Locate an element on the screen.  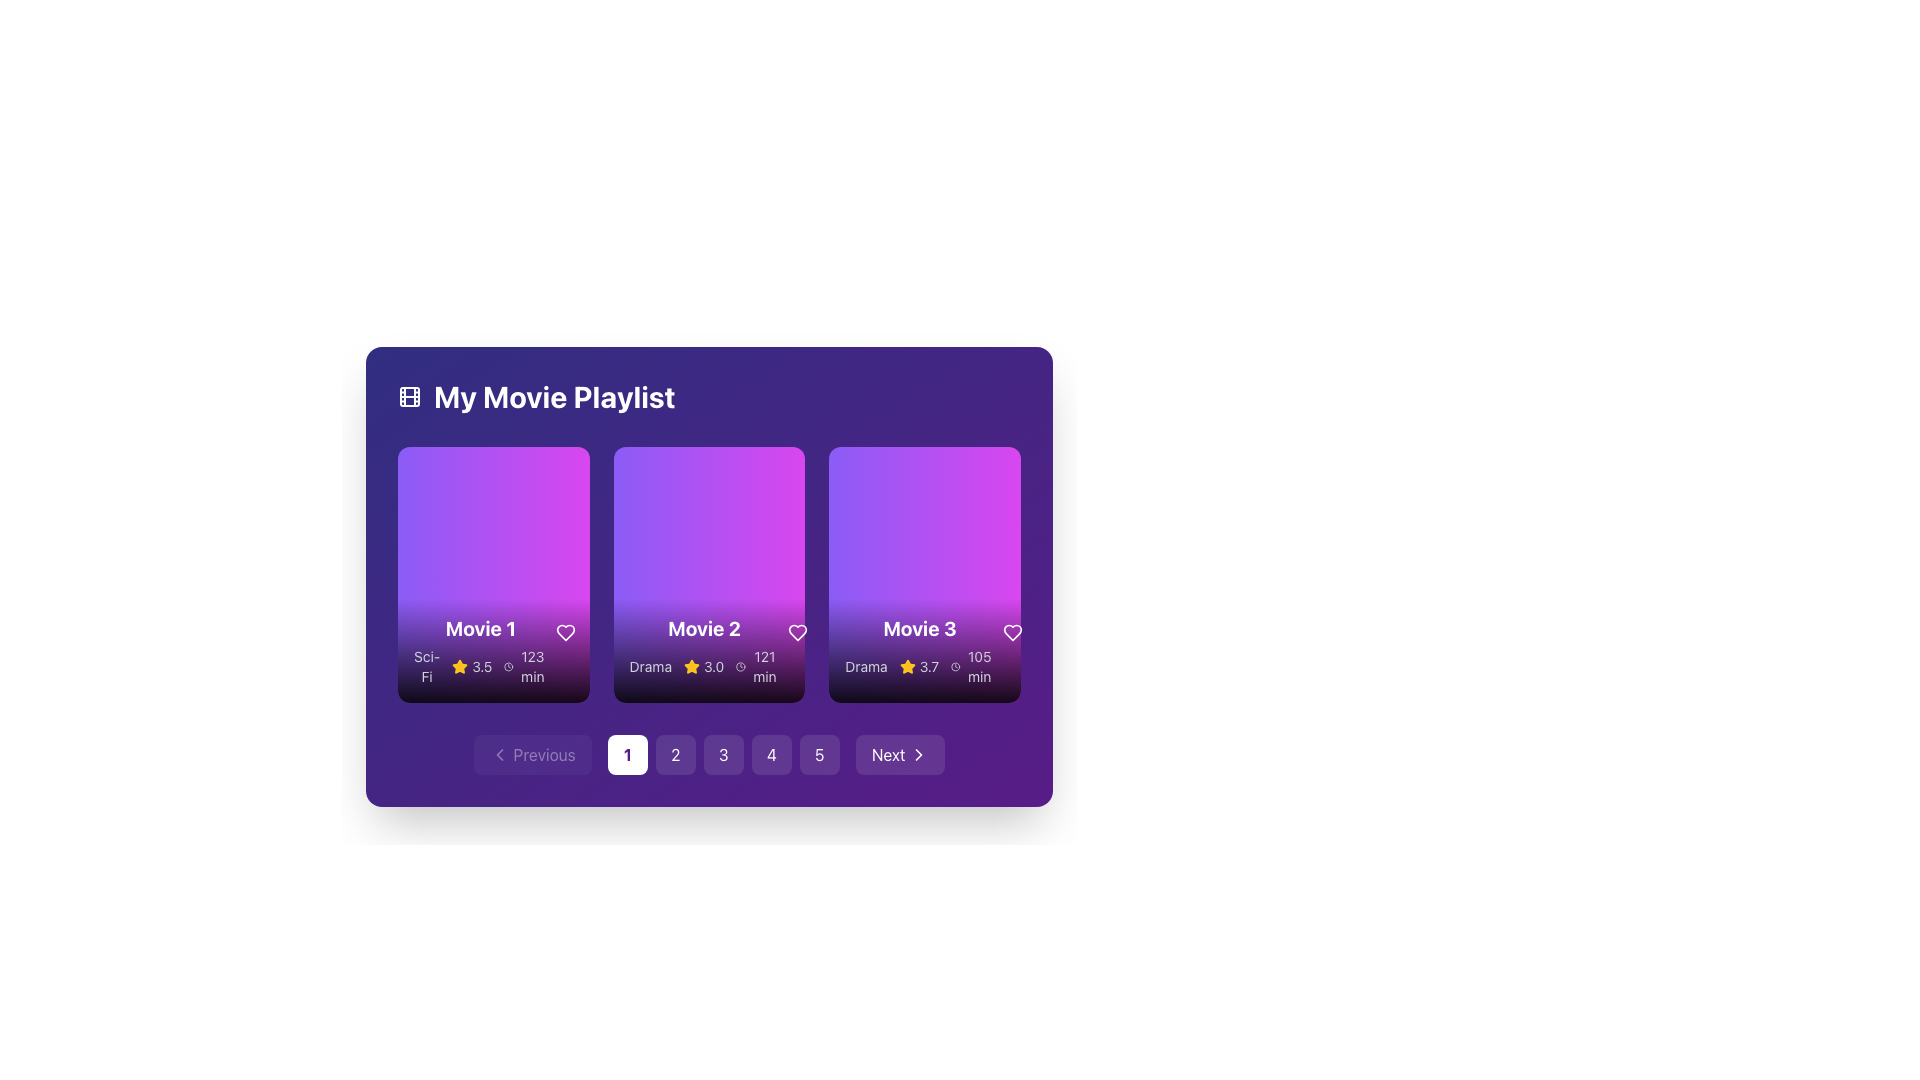
the movie clip icon located at the far left side of the heading 'My Movie Playlist', which is represented as a rectangle with vertical lines symbolizing a film strip is located at coordinates (408, 397).